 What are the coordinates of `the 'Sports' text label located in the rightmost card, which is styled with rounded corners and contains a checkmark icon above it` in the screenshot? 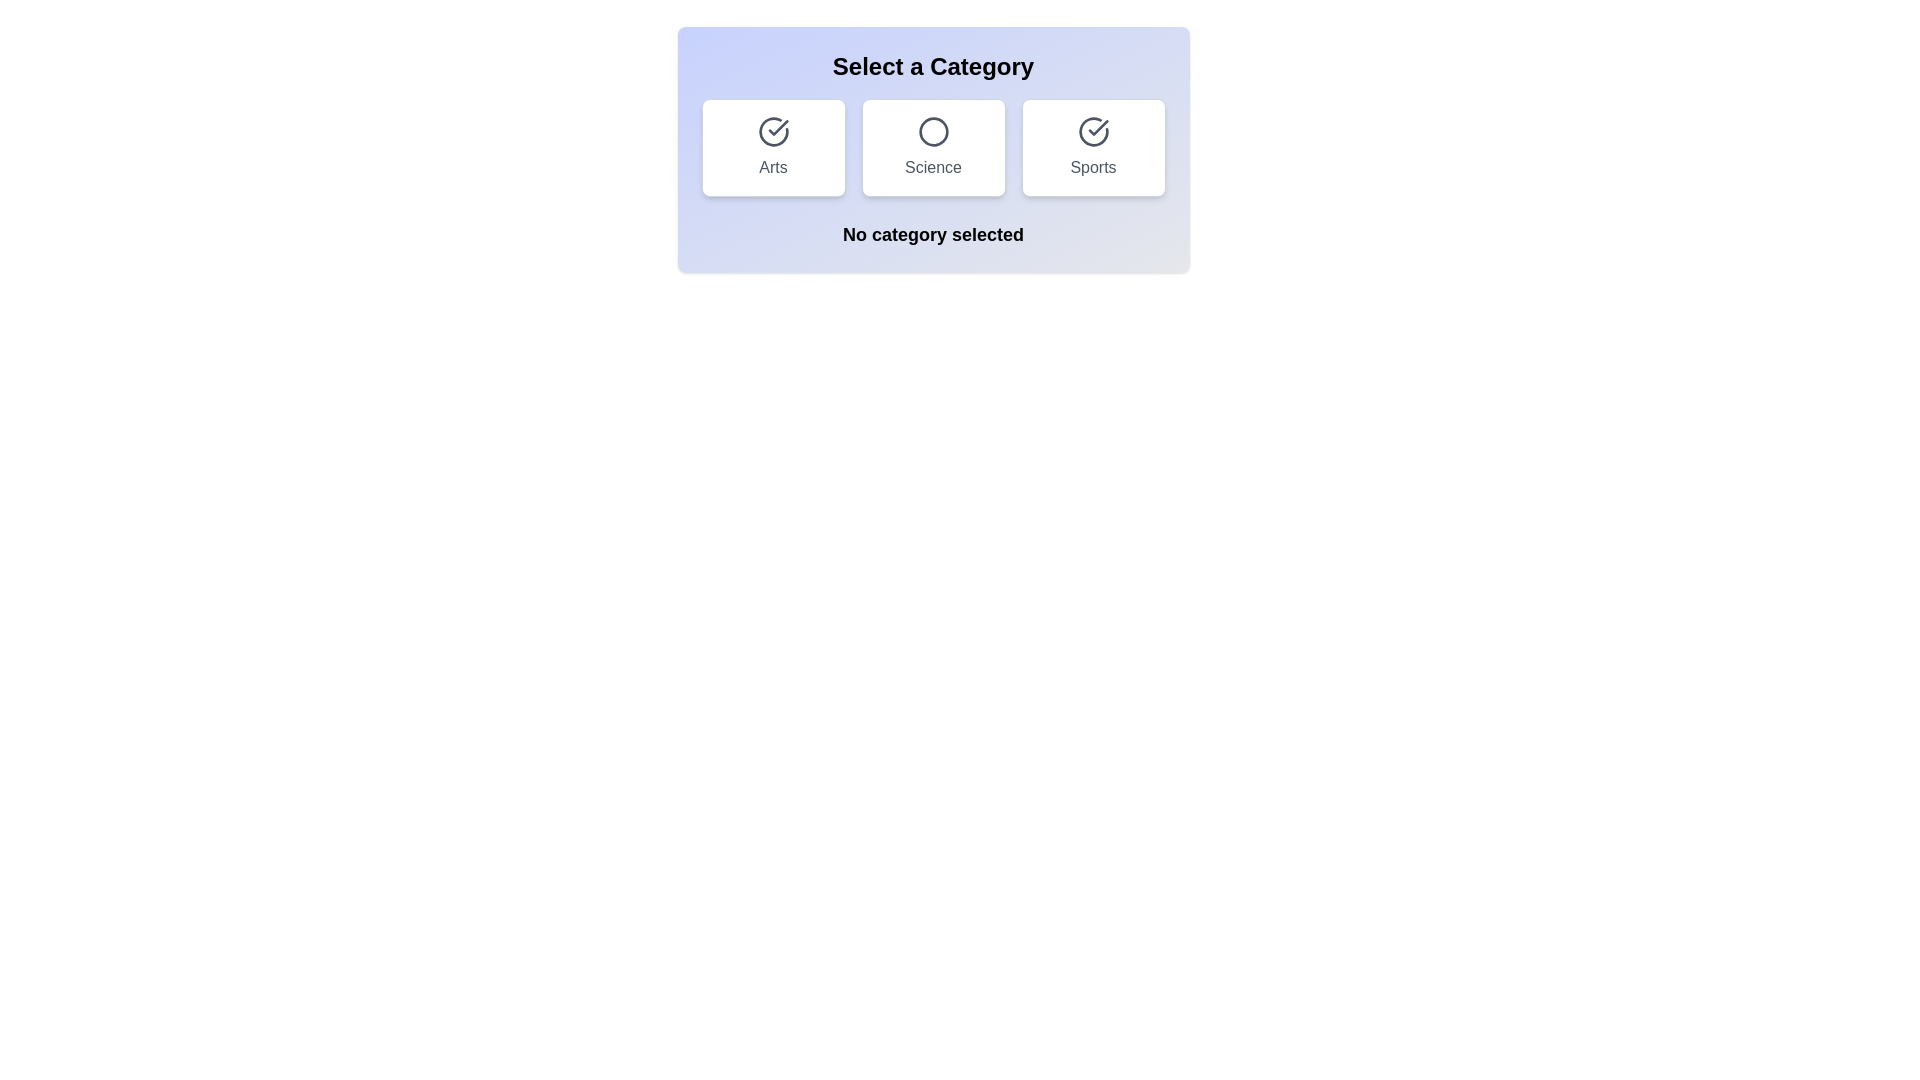 It's located at (1092, 167).